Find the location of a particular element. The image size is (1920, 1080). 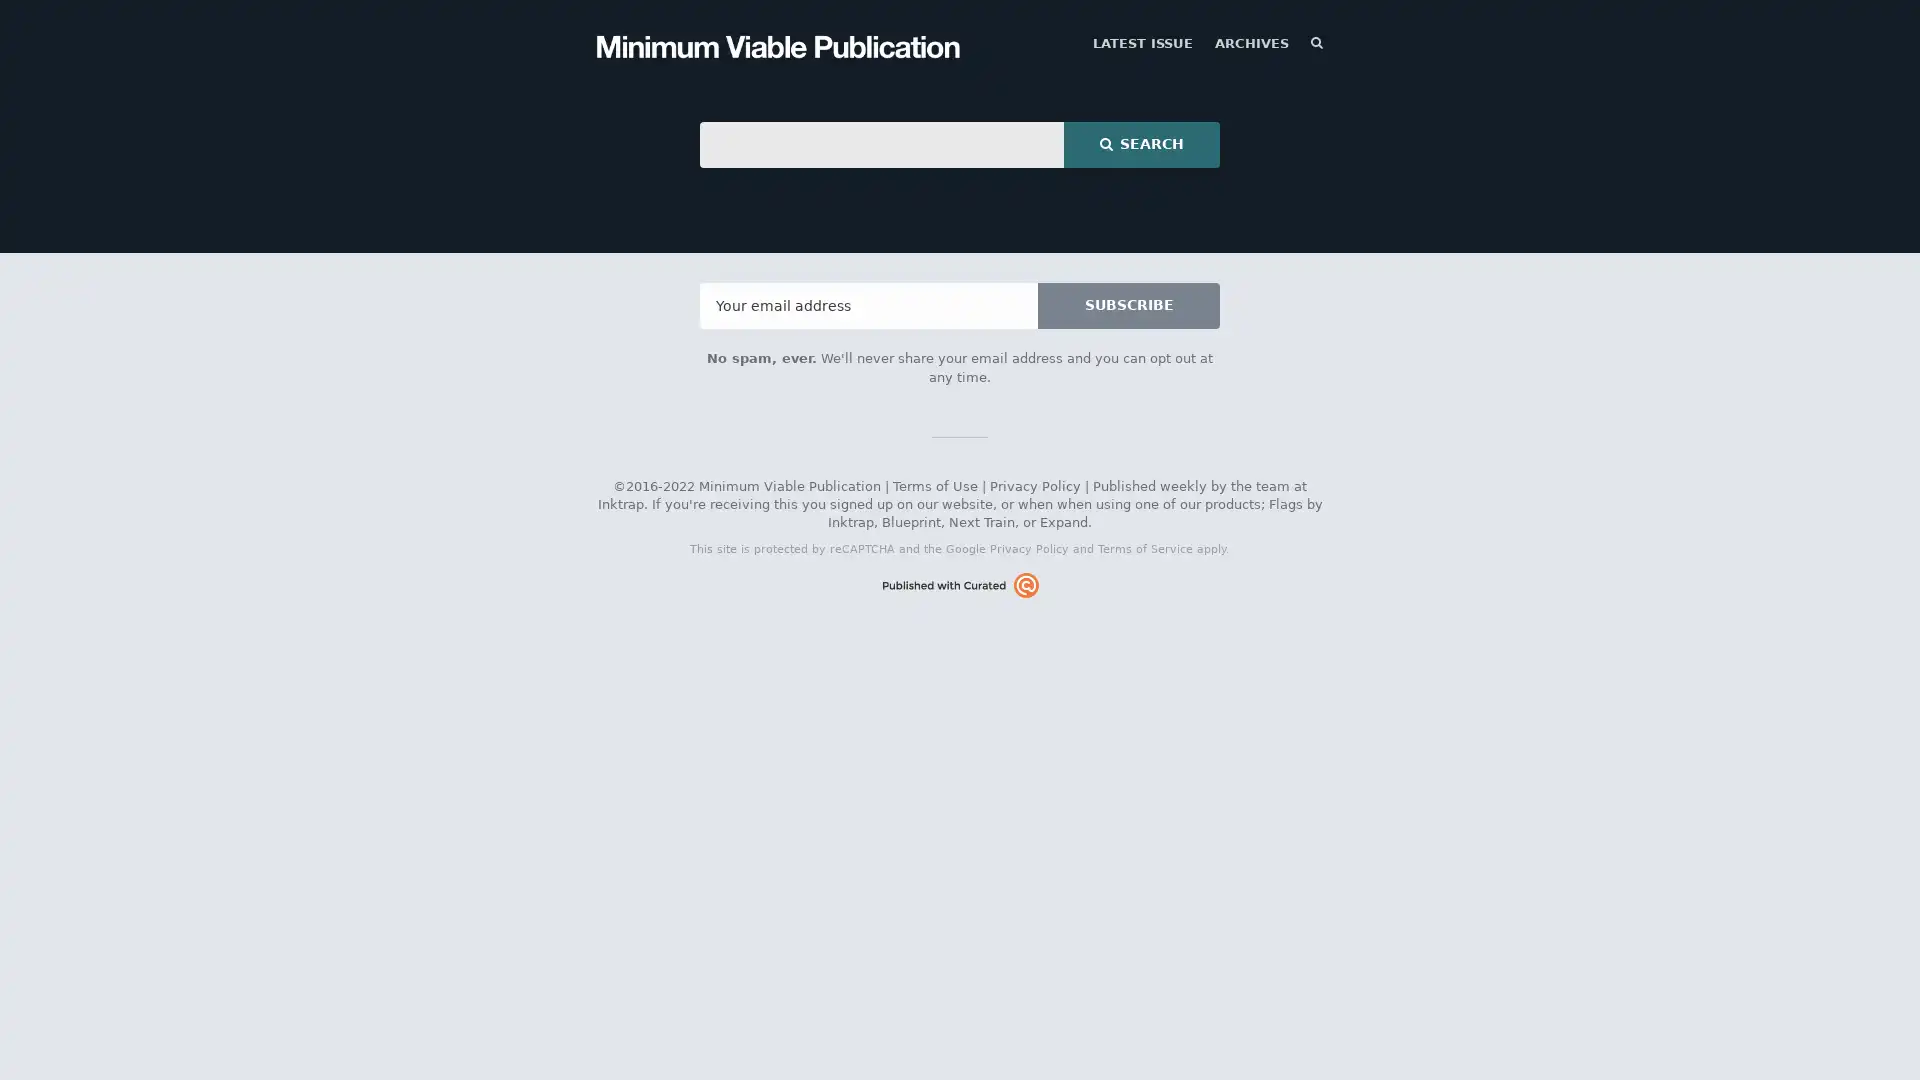

SEARCH is located at coordinates (1142, 142).